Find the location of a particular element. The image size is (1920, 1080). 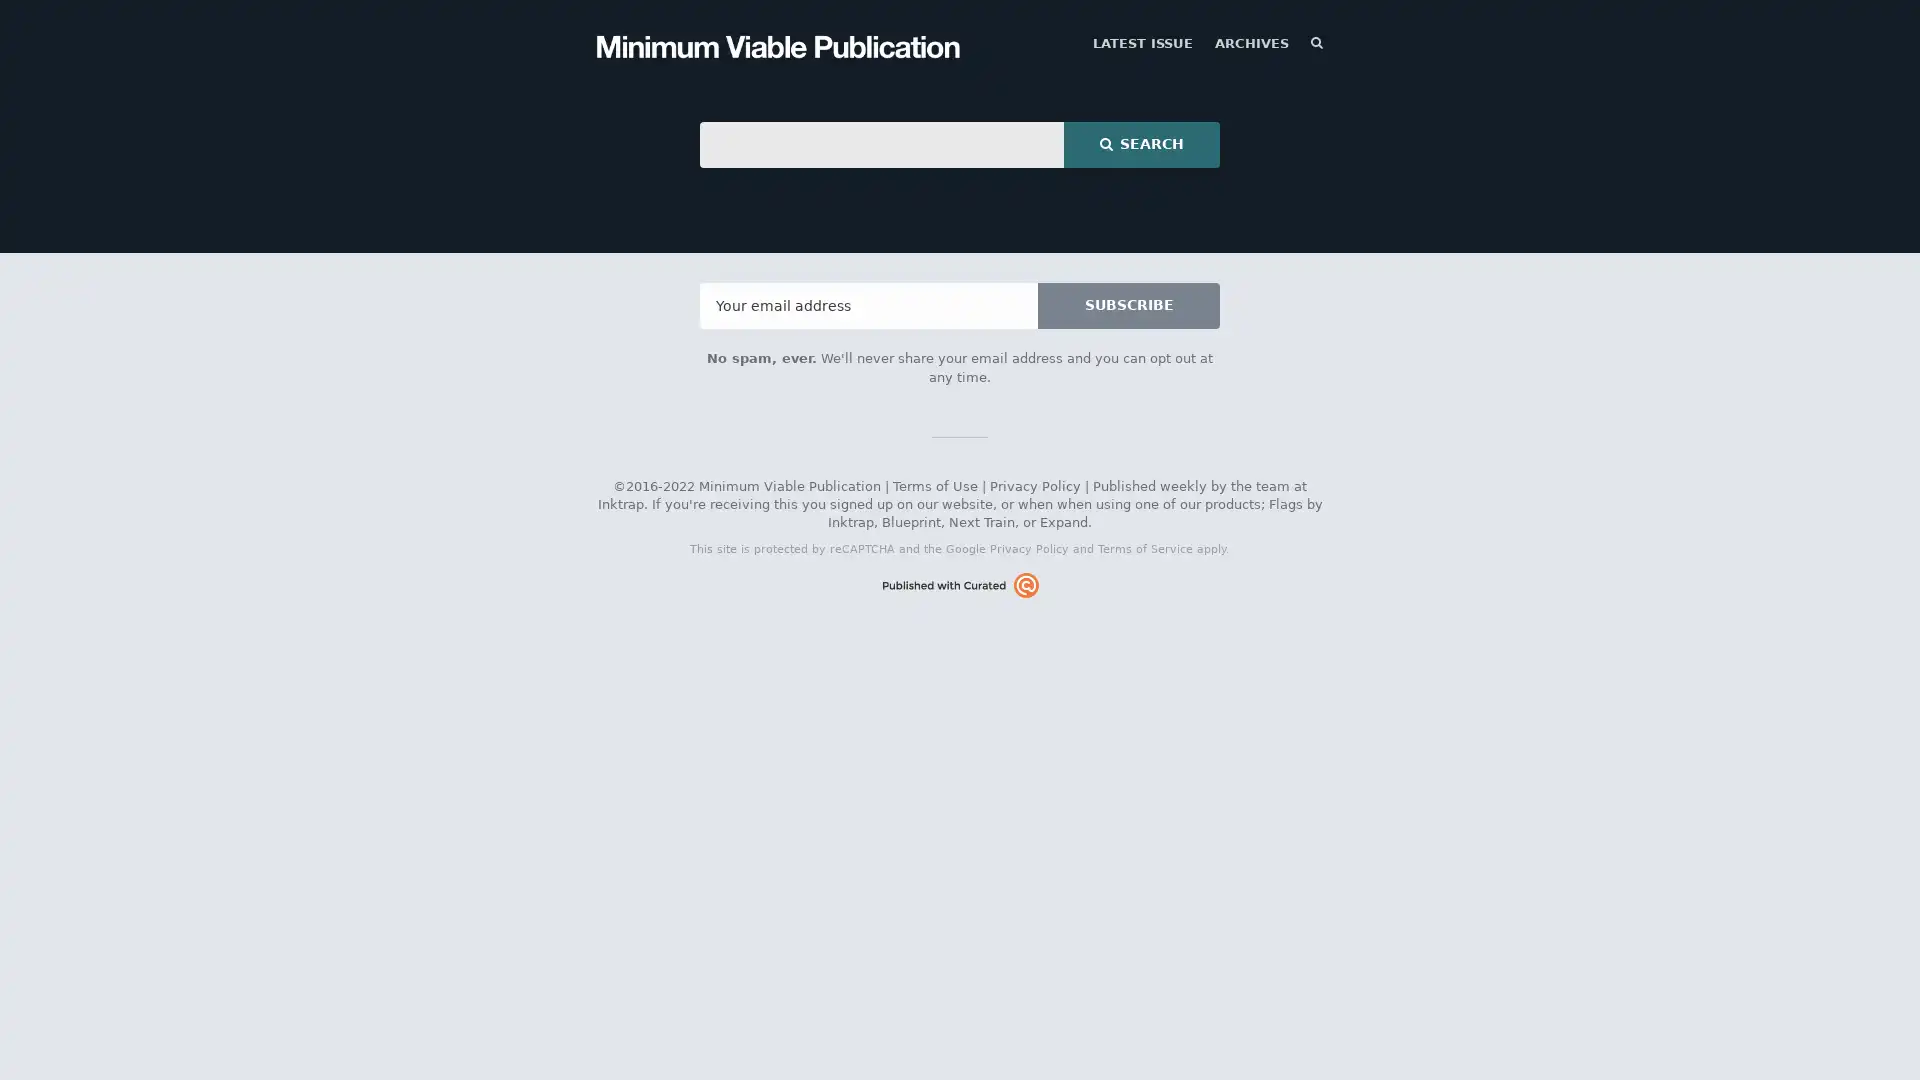

SEARCH is located at coordinates (1142, 142).